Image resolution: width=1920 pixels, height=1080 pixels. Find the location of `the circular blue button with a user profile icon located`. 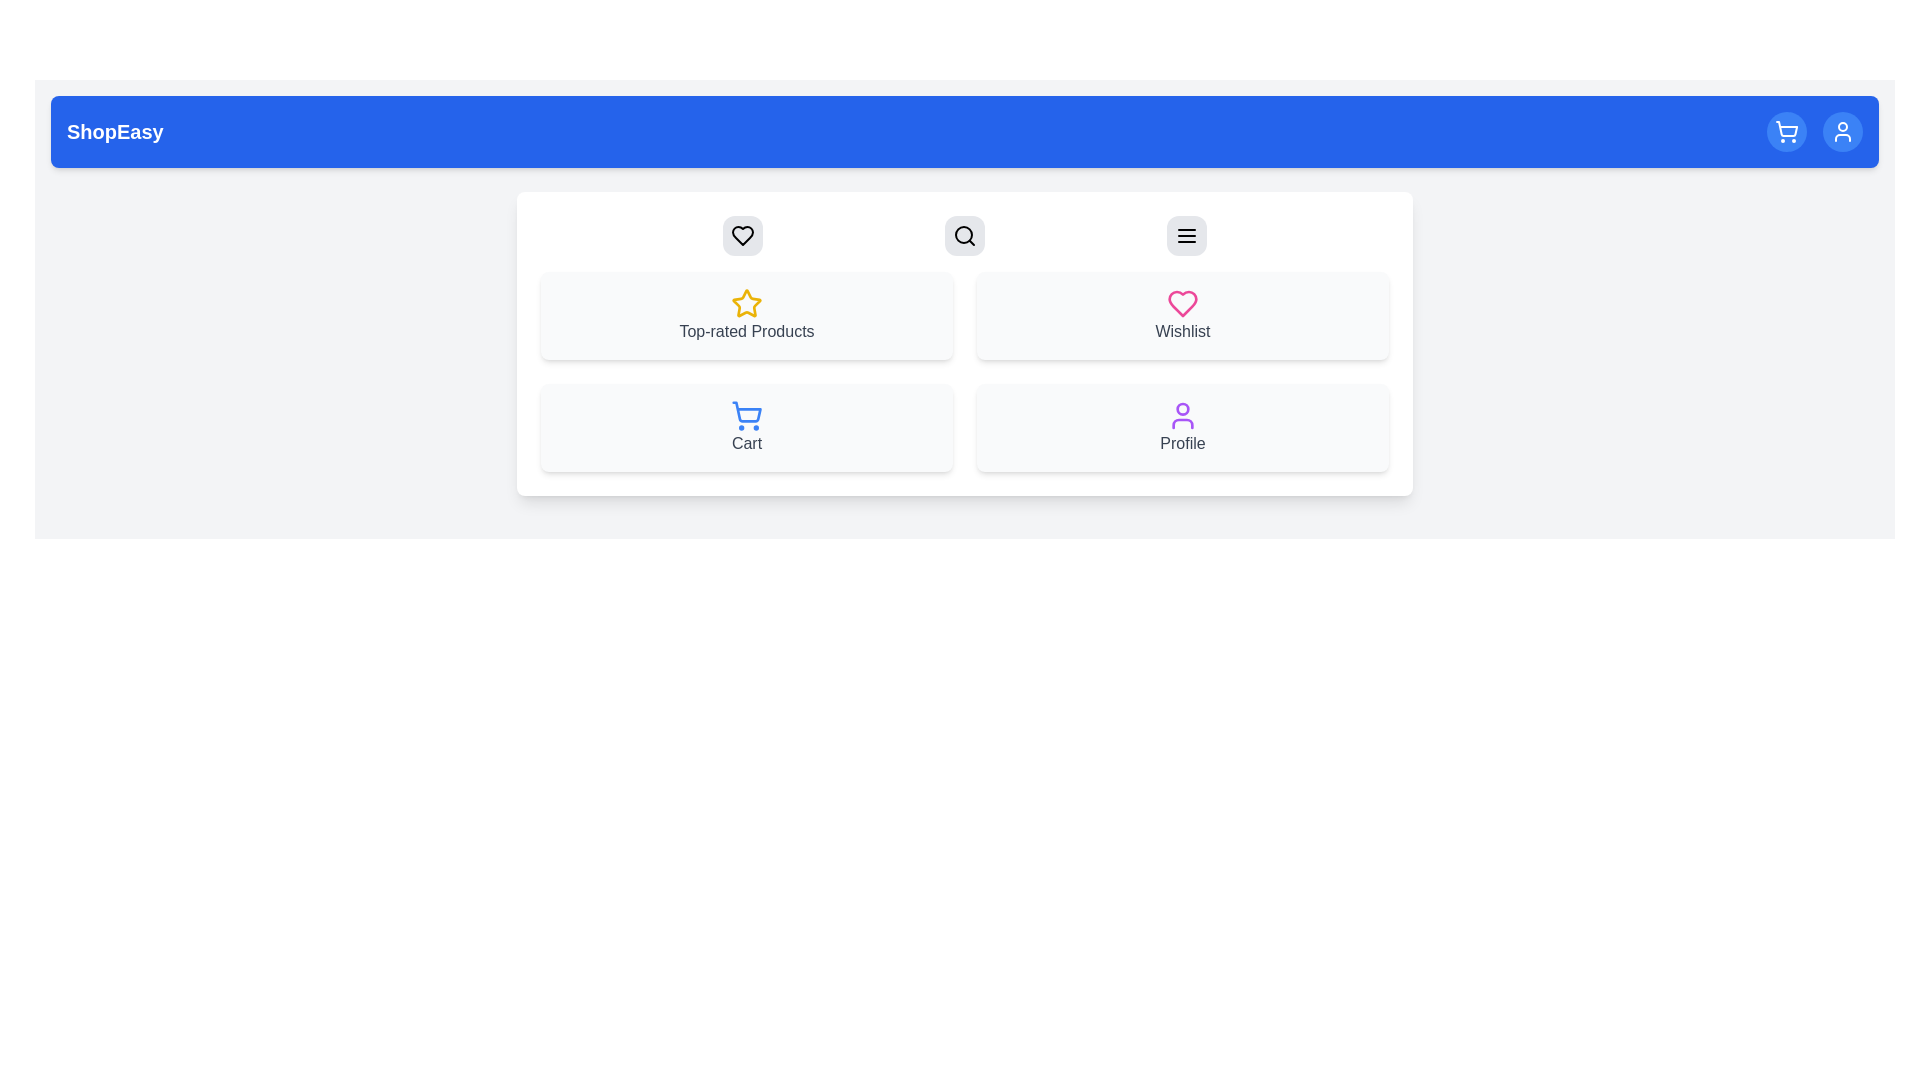

the circular blue button with a user profile icon located is located at coordinates (1842, 131).